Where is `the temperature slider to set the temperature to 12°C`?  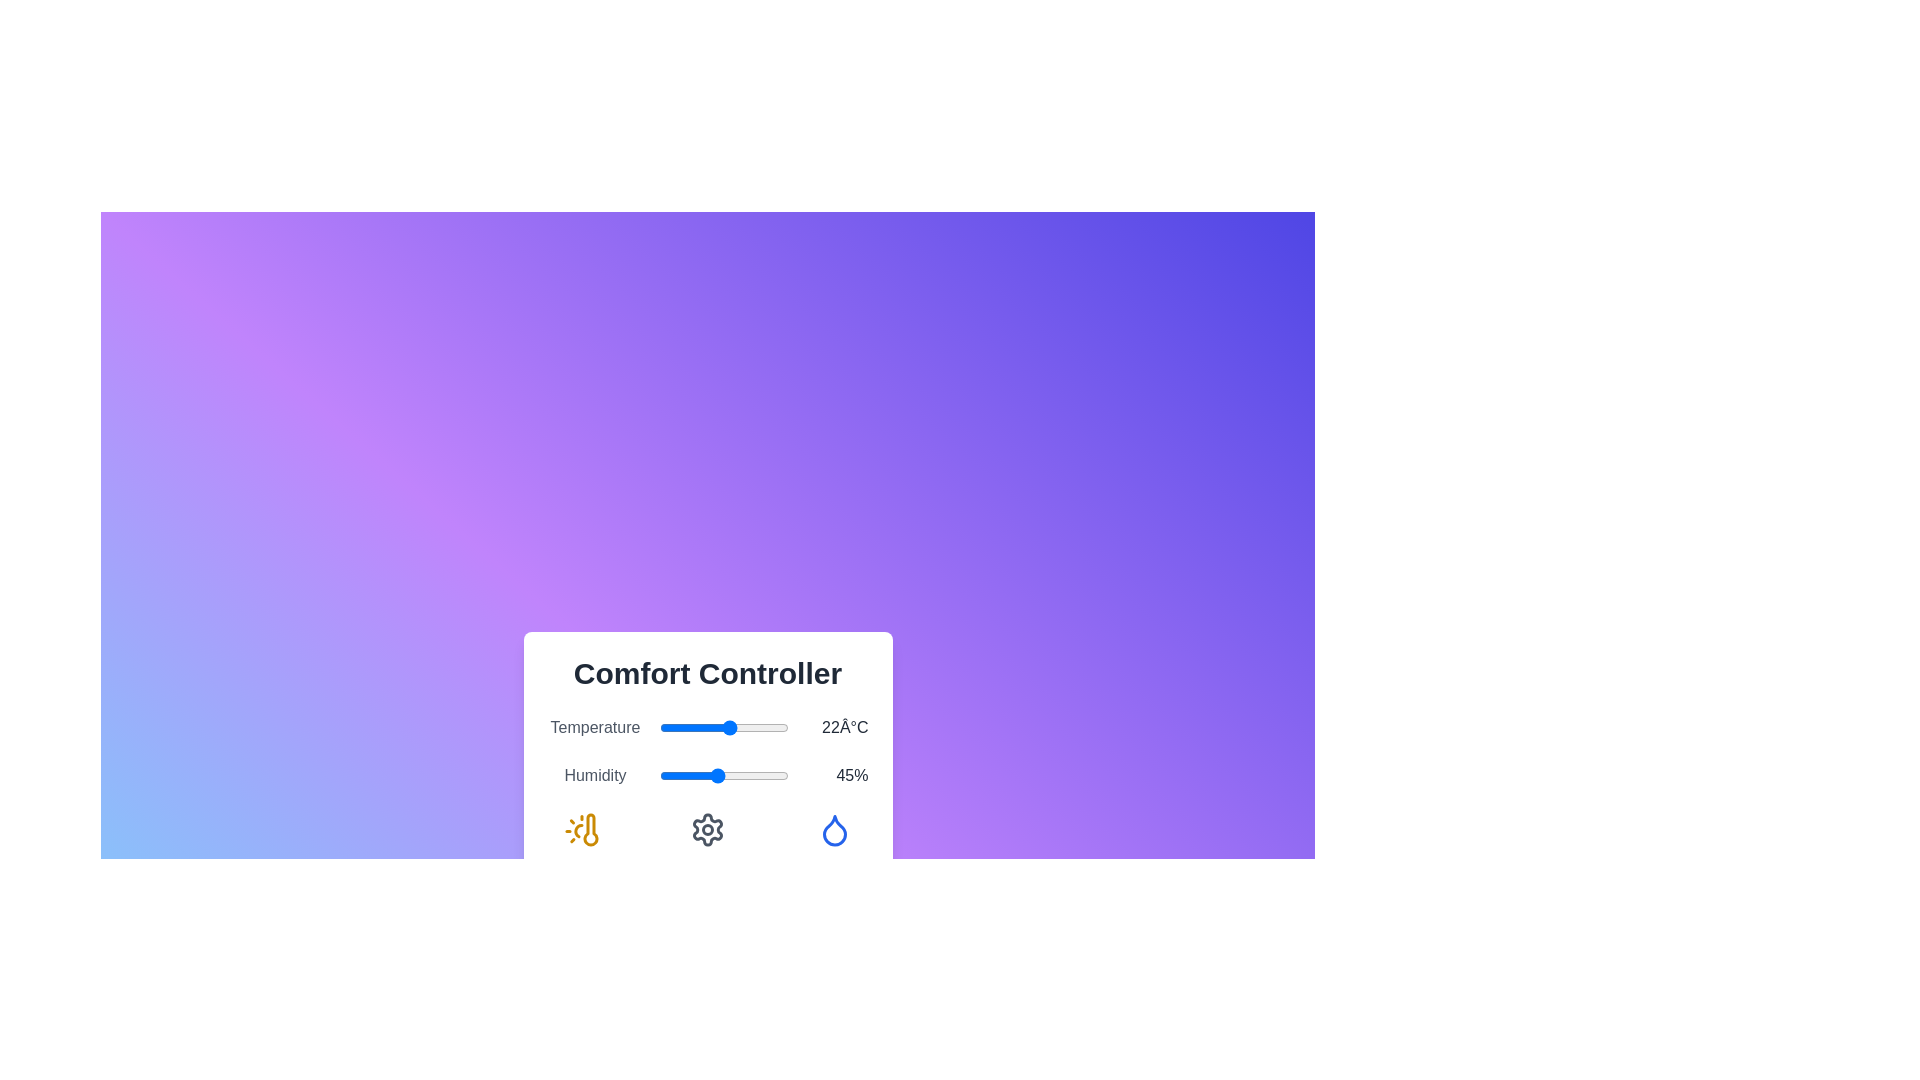
the temperature slider to set the temperature to 12°C is located at coordinates (698, 728).